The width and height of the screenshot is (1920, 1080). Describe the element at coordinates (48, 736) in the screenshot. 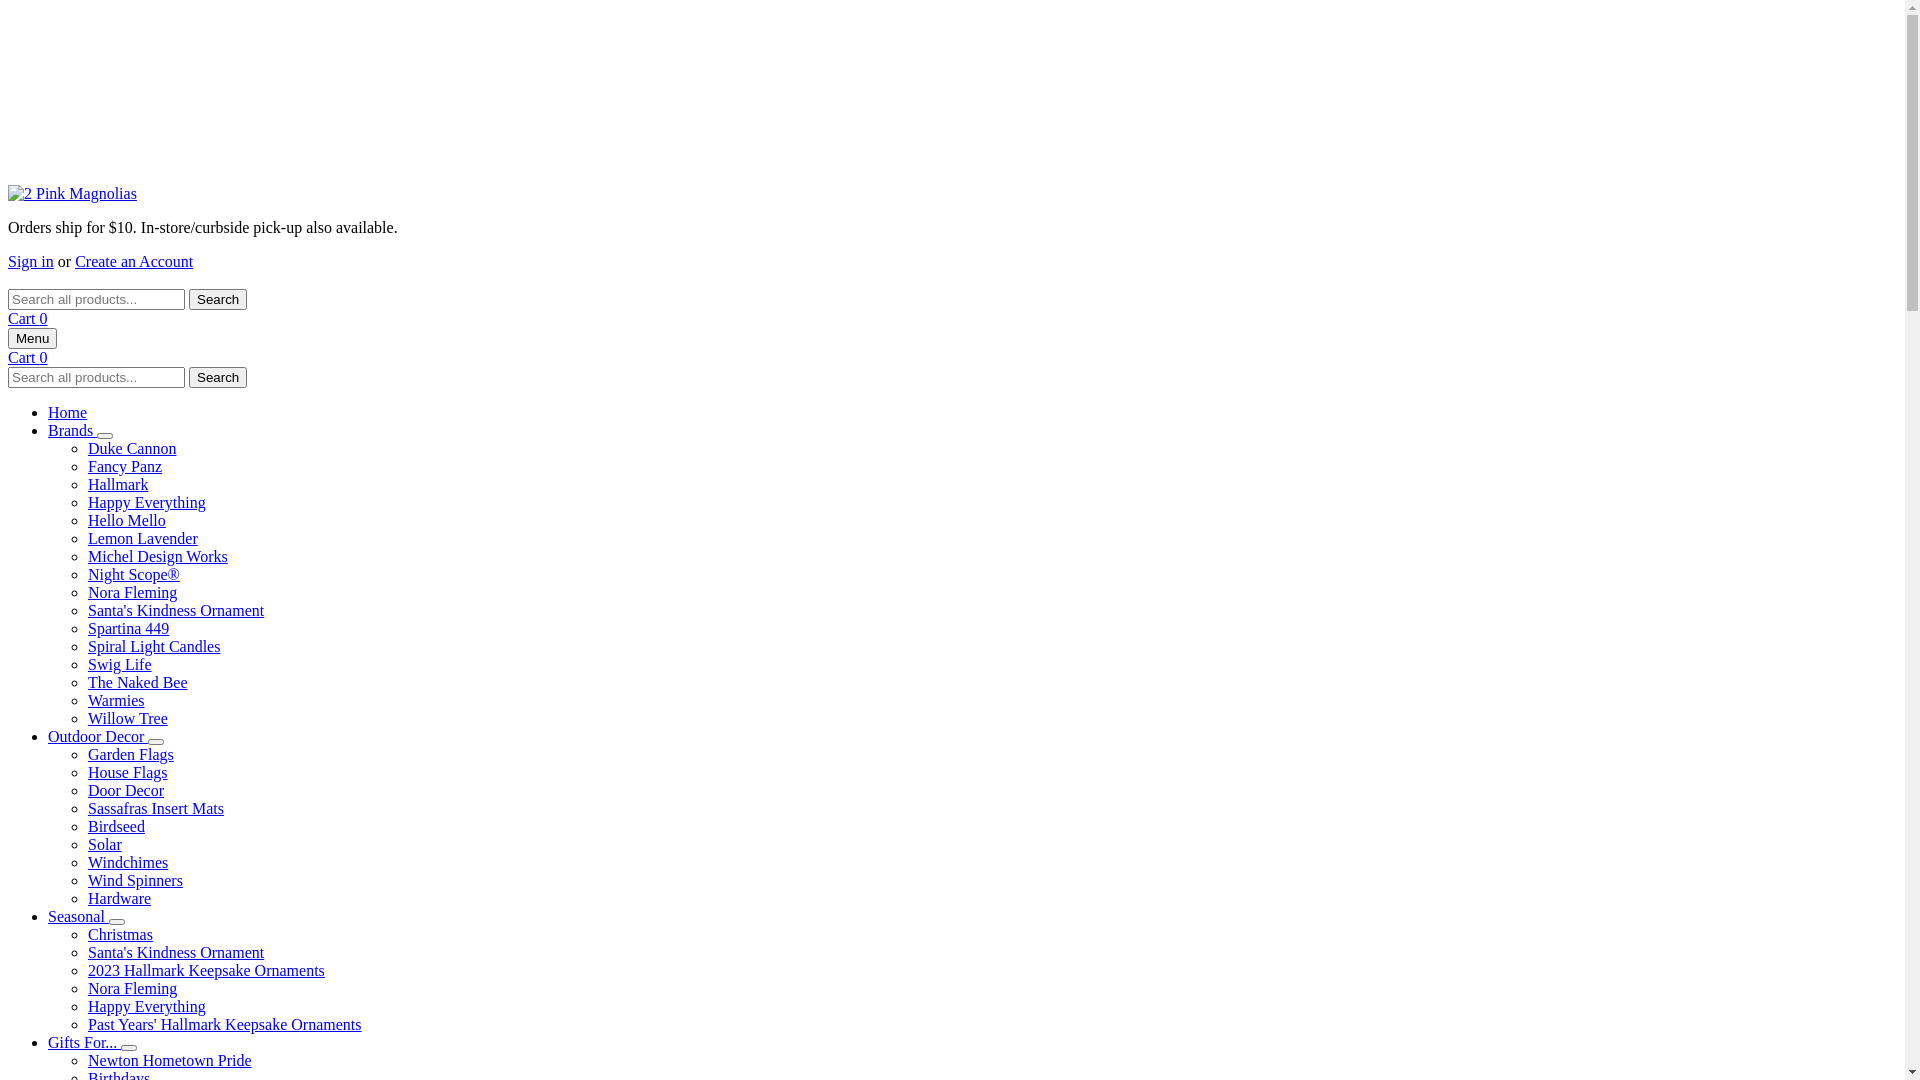

I see `'Outdoor Decor'` at that location.